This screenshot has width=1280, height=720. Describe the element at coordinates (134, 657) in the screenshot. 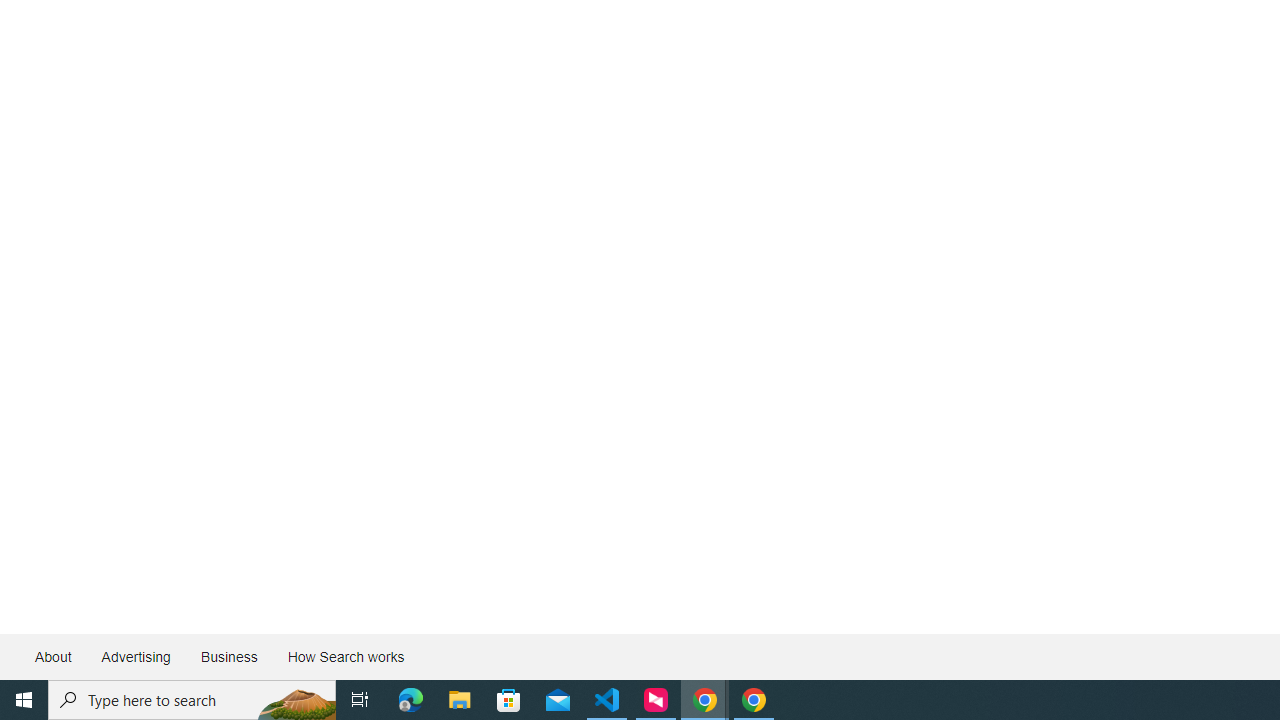

I see `'Advertising'` at that location.